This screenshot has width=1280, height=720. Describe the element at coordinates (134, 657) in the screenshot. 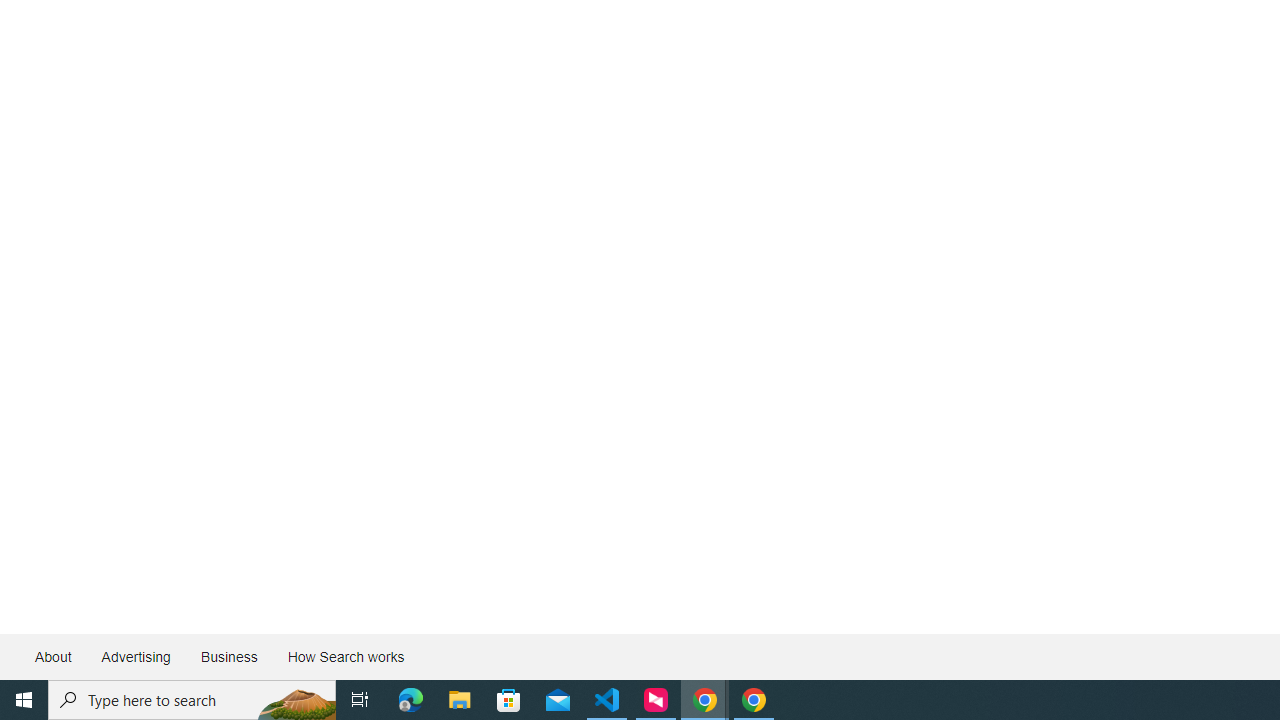

I see `'Advertising'` at that location.